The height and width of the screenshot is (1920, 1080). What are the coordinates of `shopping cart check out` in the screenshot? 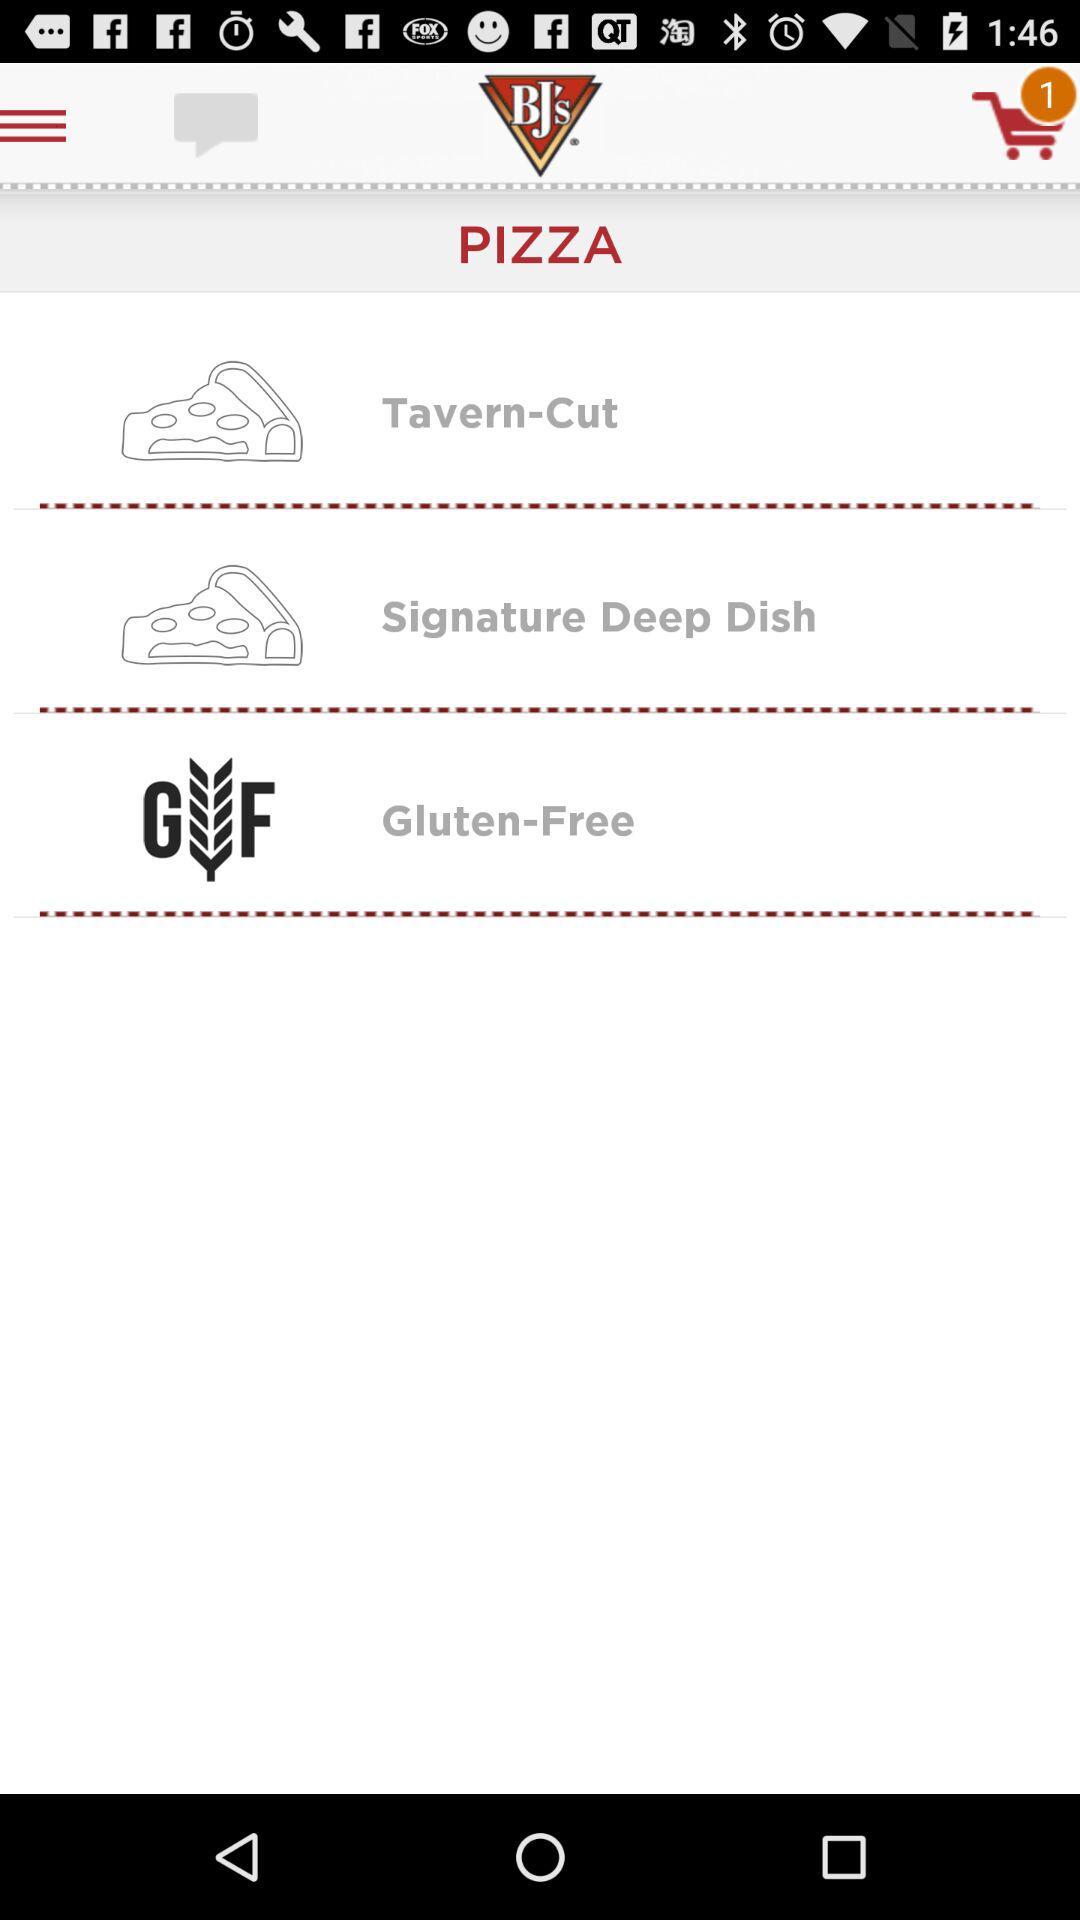 It's located at (1019, 124).